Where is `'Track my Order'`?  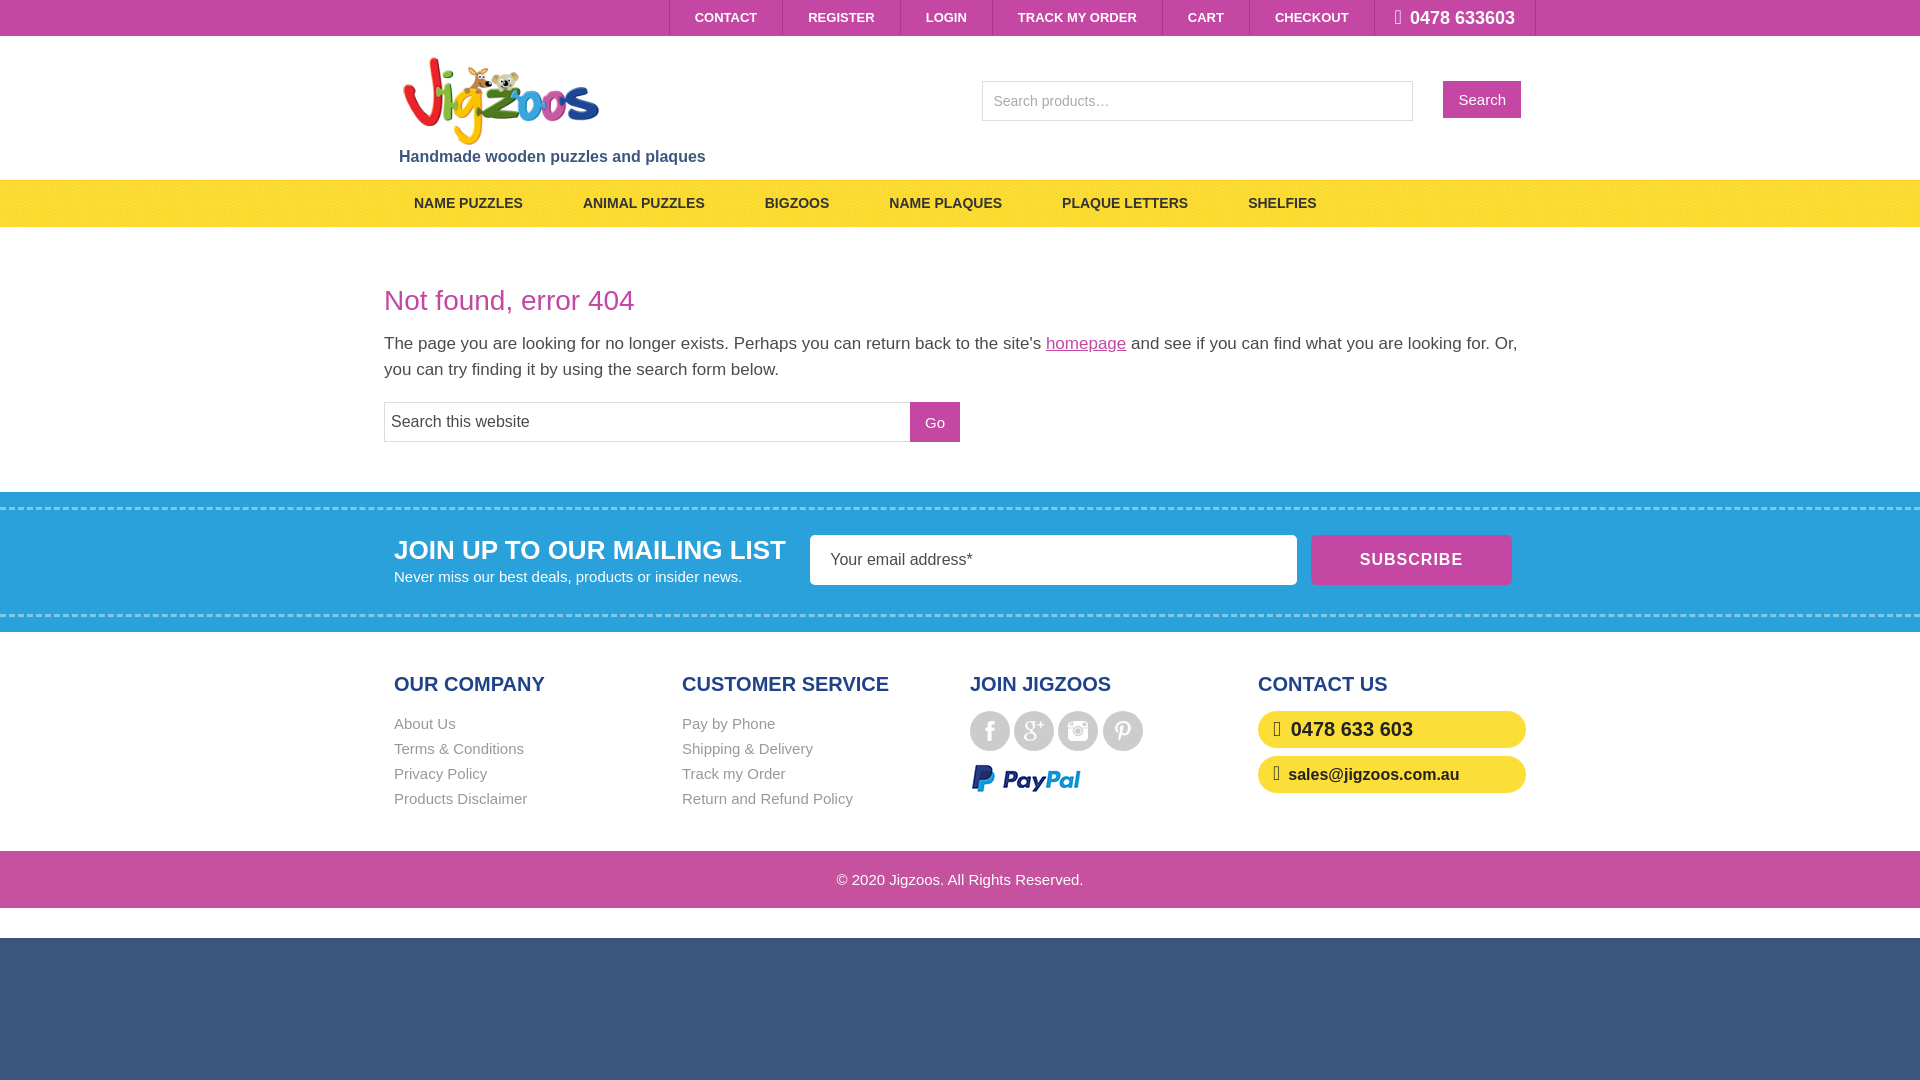
'Track my Order' is located at coordinates (733, 772).